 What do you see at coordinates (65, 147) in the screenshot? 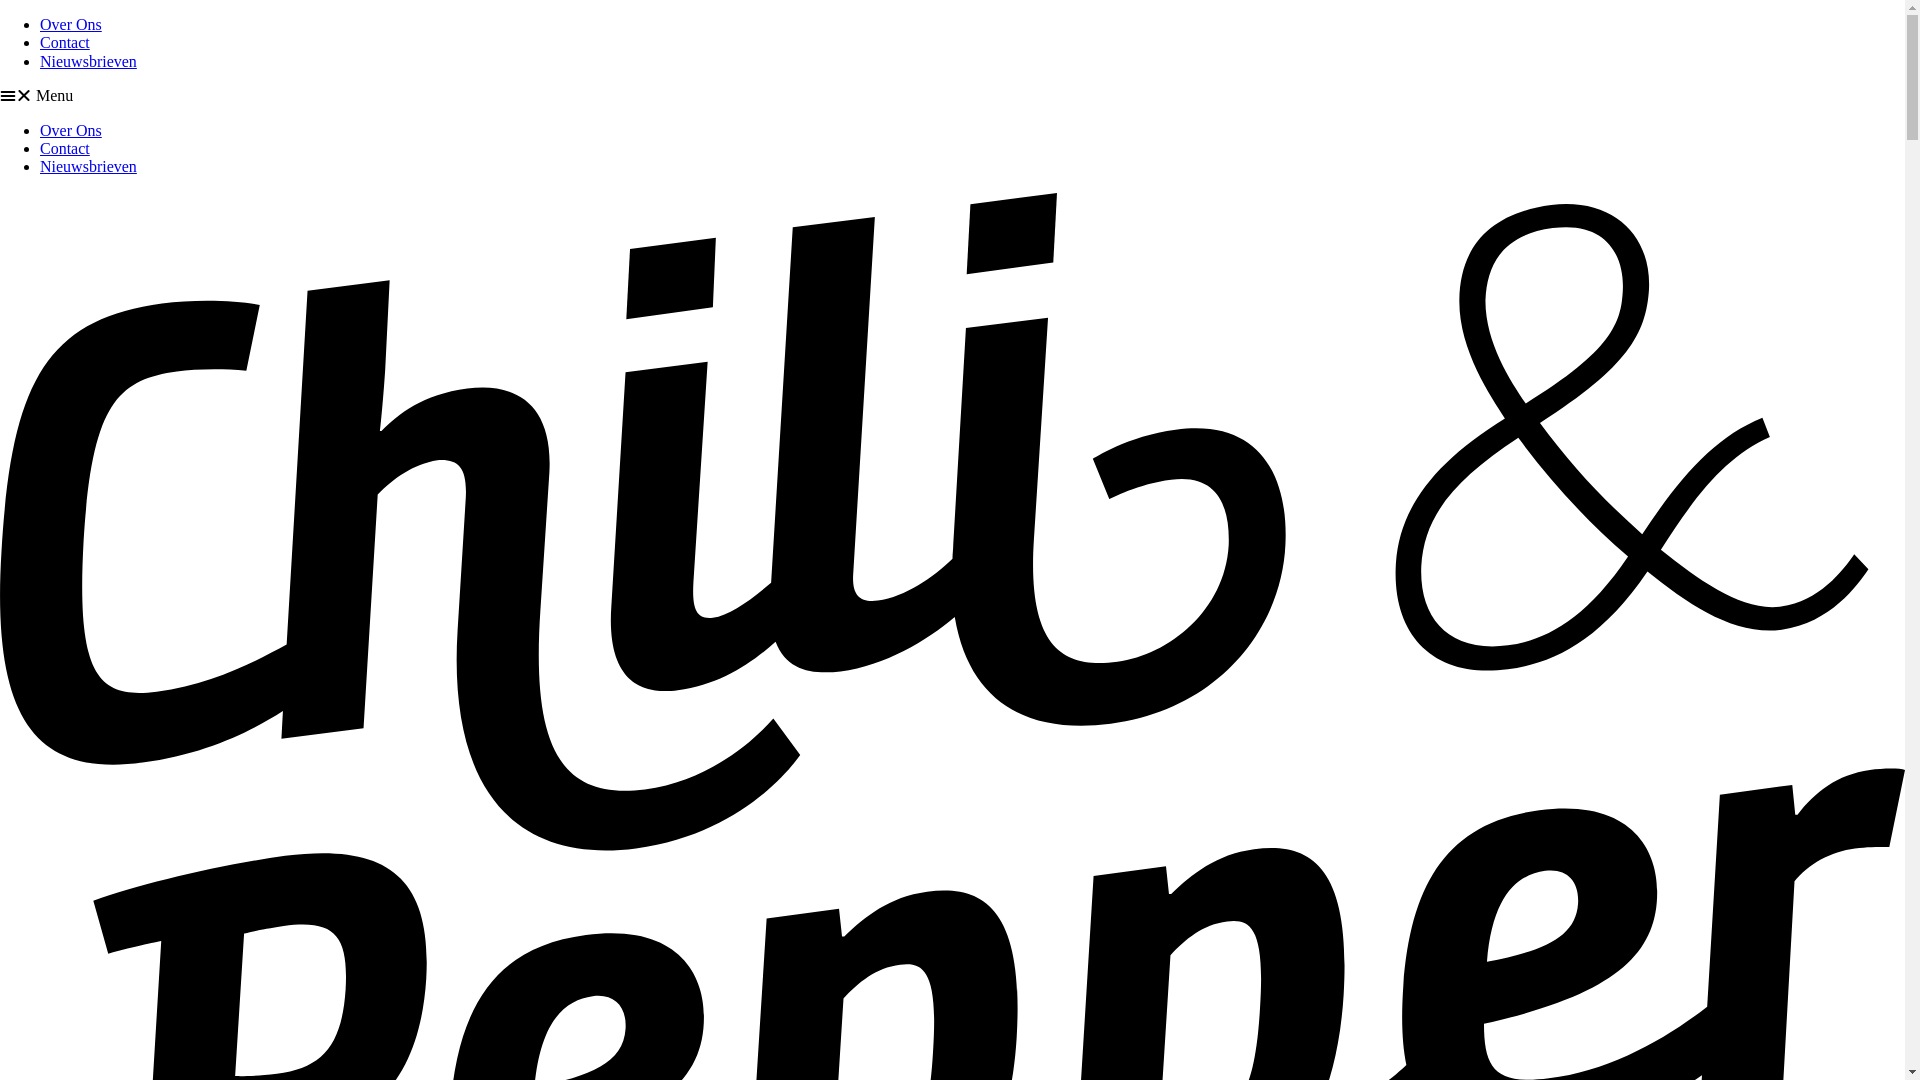
I see `'Contact'` at bounding box center [65, 147].